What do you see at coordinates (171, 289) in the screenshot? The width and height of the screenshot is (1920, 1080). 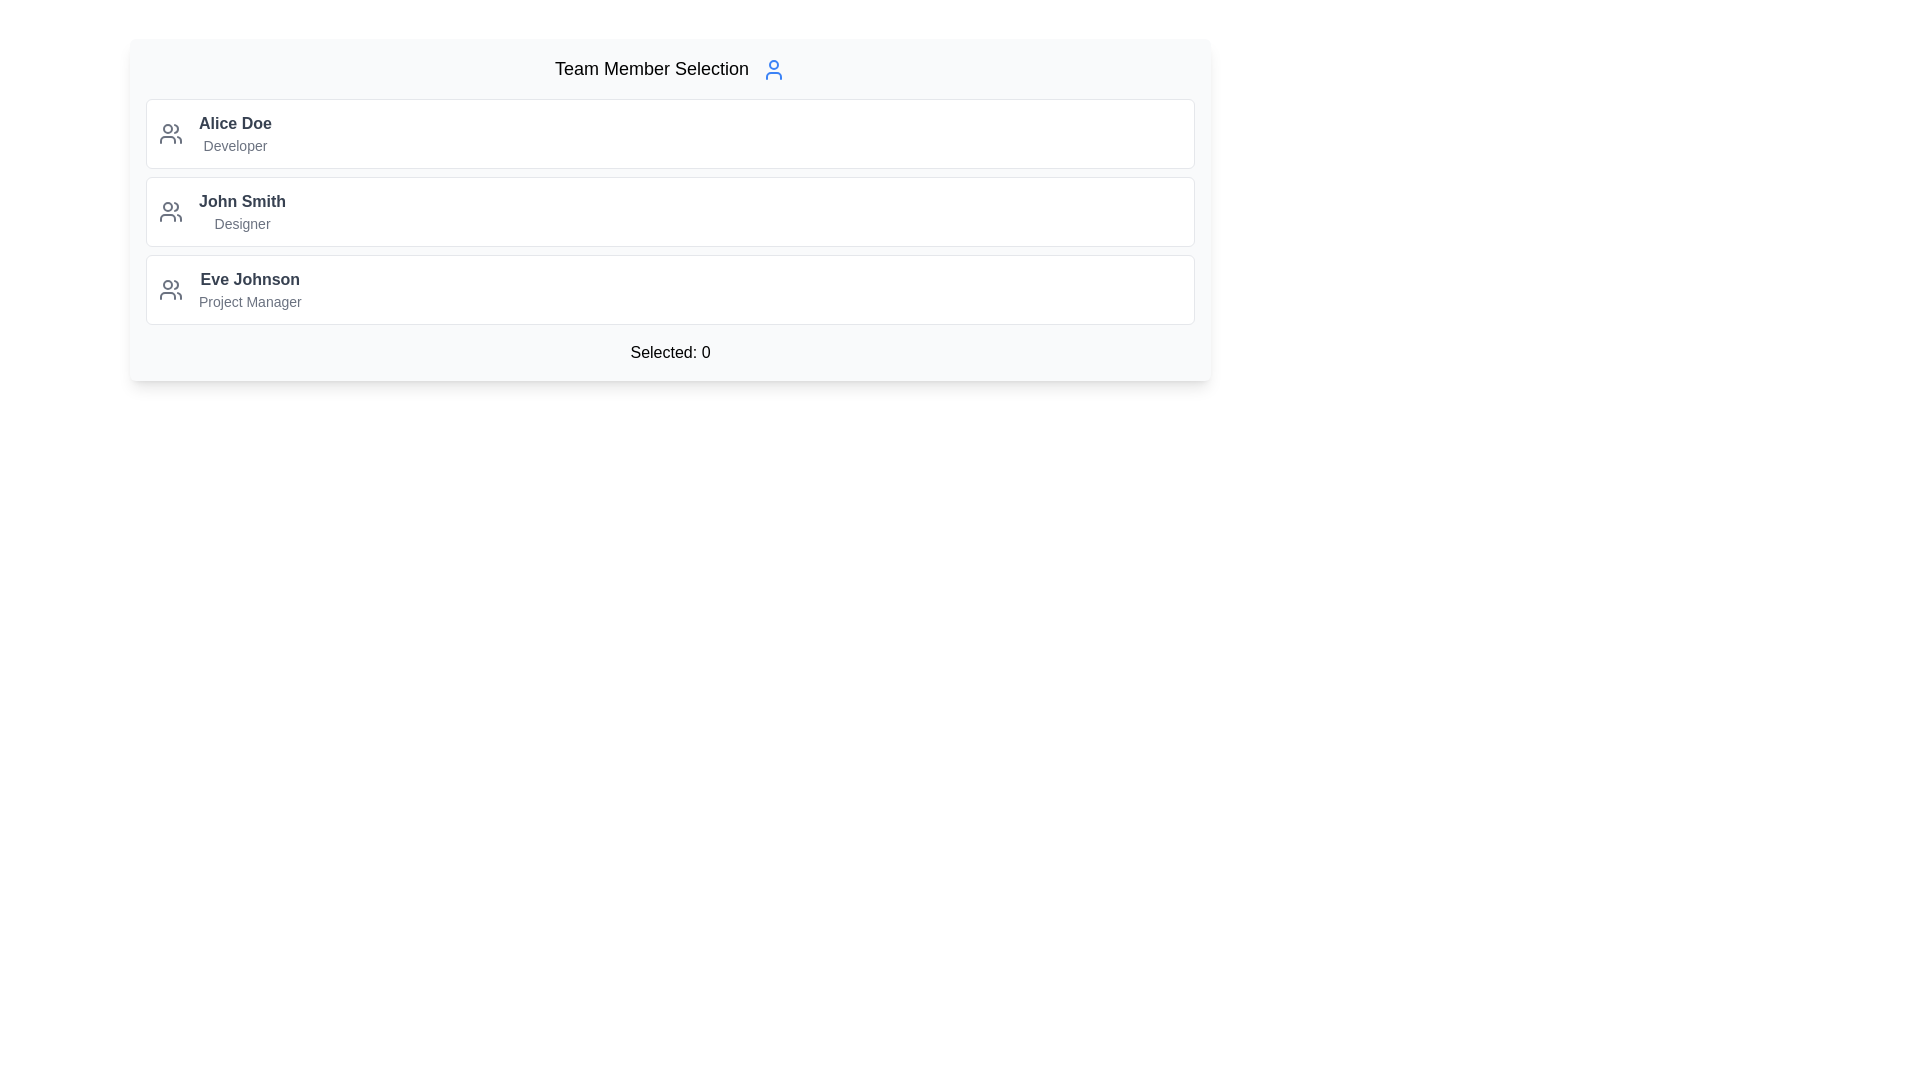 I see `SVG Icon representing 'Eve Johnson' located to the left of the text 'Eve Johnson Project Manager' in the third list item` at bounding box center [171, 289].